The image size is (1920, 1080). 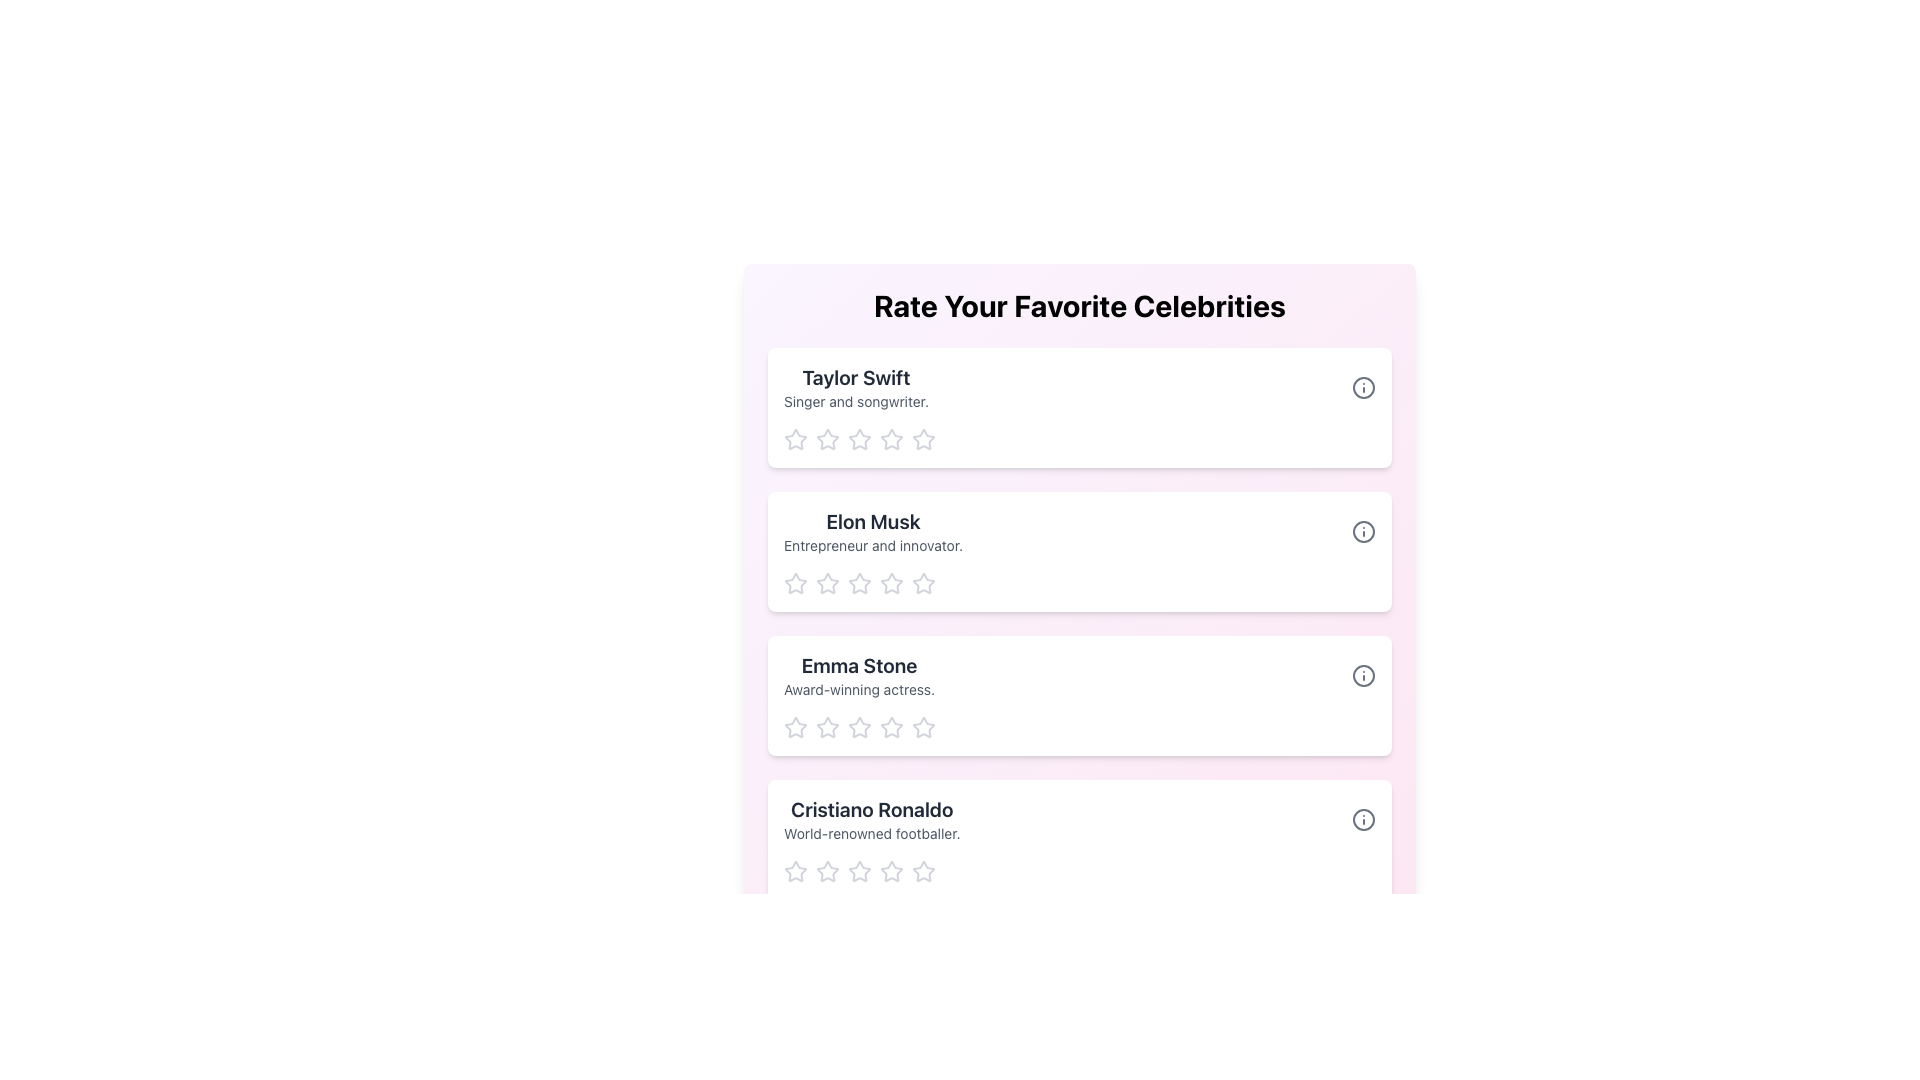 I want to click on the first rating star icon, so click(x=828, y=438).